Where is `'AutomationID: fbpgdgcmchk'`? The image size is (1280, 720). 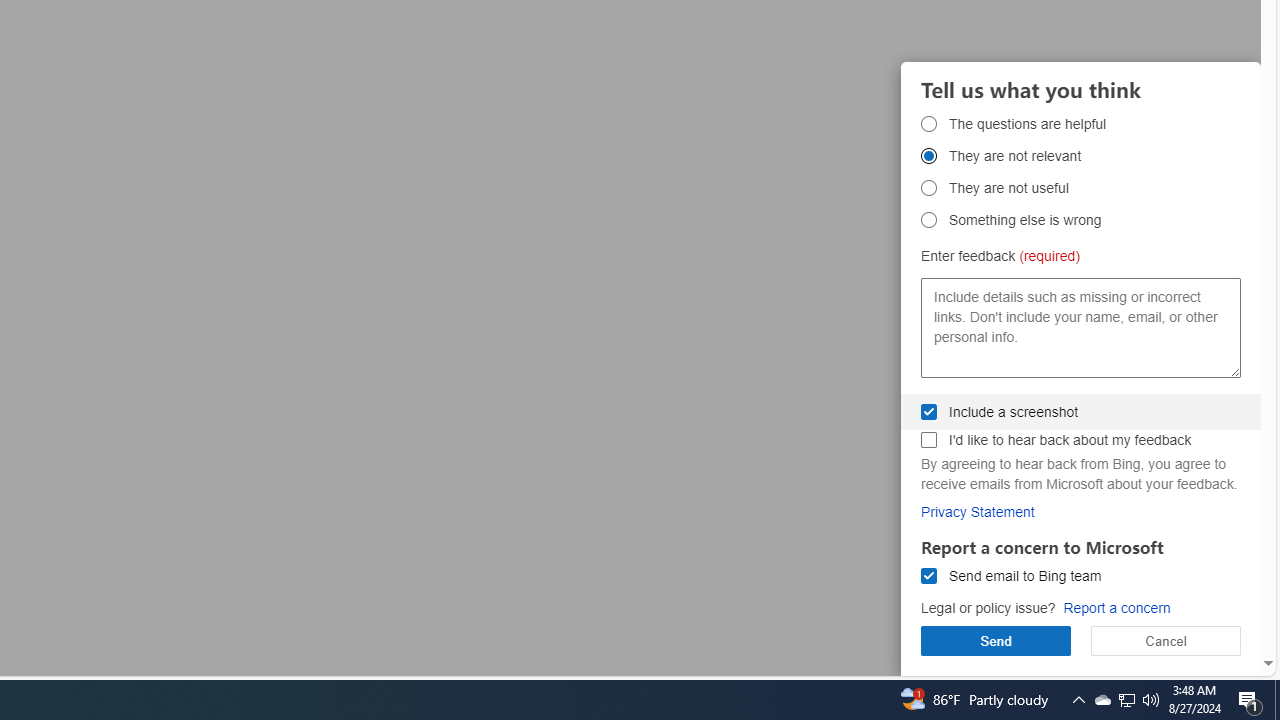 'AutomationID: fbpgdgcmchk' is located at coordinates (928, 438).